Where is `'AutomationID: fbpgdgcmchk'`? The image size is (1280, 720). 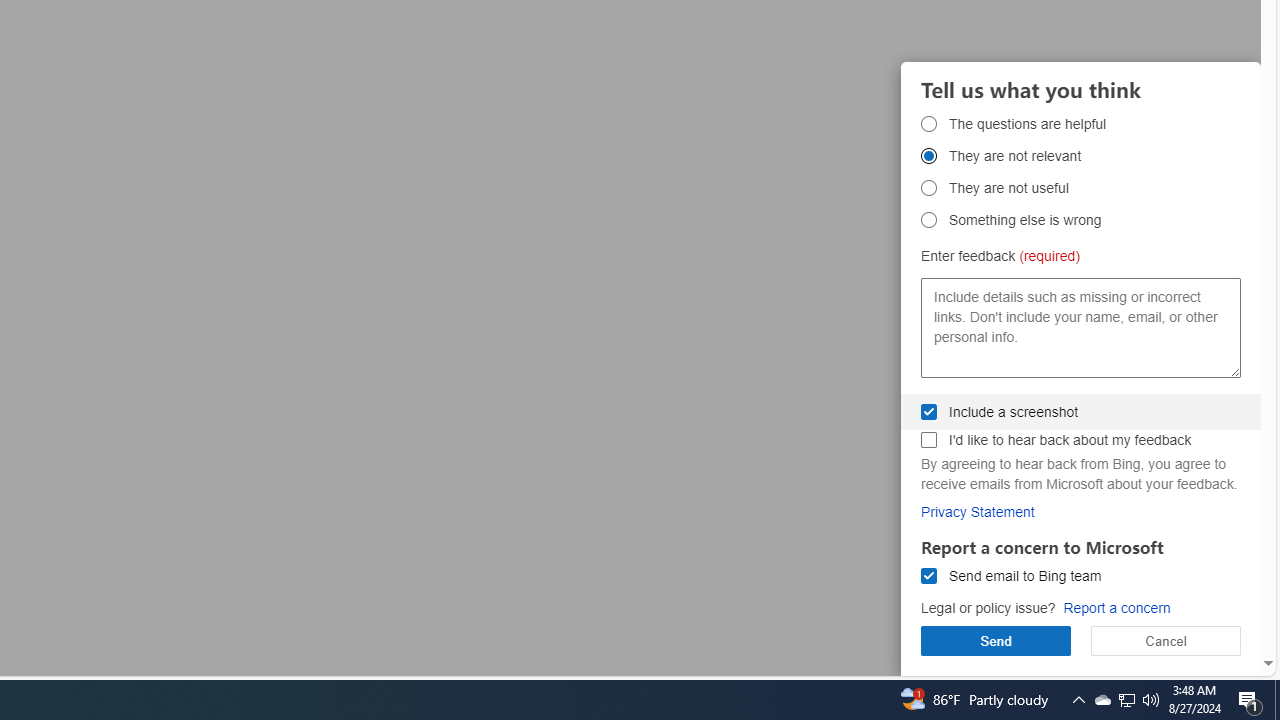 'AutomationID: fbpgdgcmchk' is located at coordinates (928, 438).